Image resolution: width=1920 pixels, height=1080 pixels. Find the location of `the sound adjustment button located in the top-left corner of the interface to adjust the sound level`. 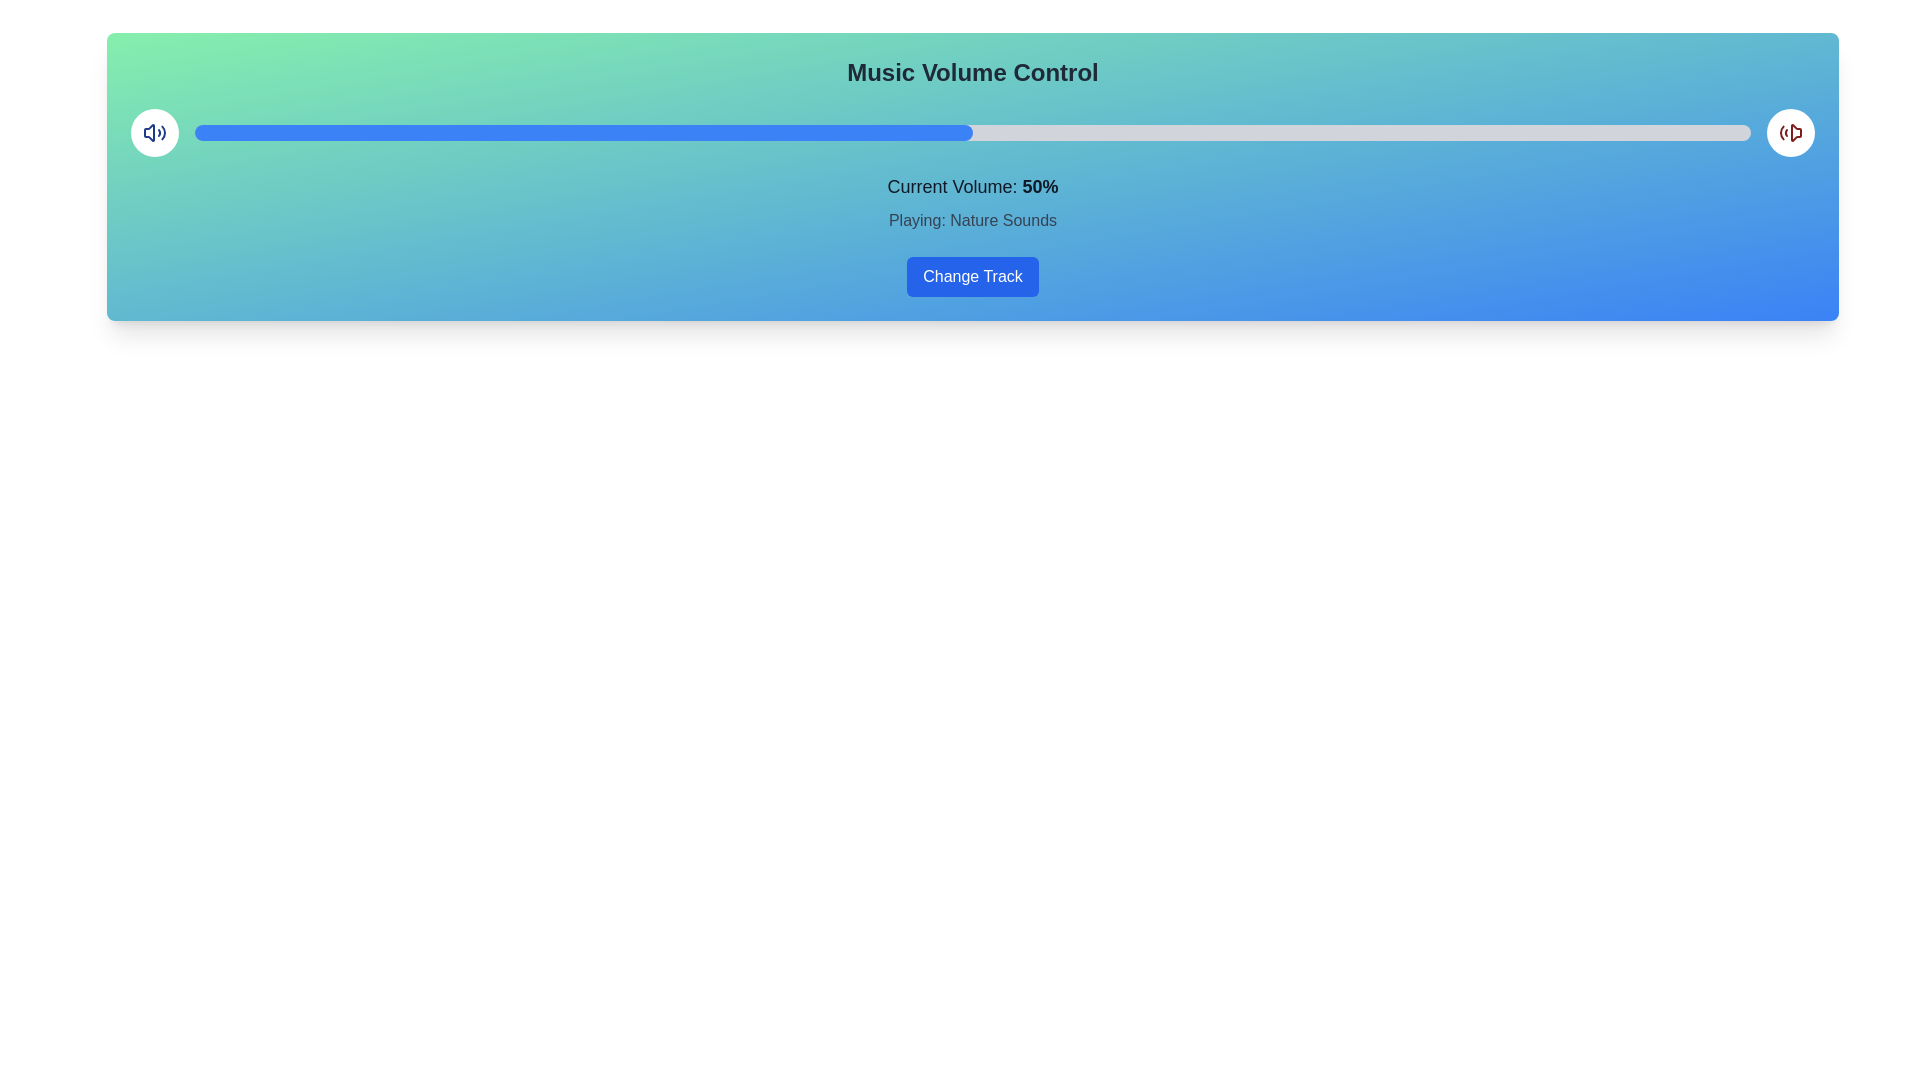

the sound adjustment button located in the top-left corner of the interface to adjust the sound level is located at coordinates (153, 132).